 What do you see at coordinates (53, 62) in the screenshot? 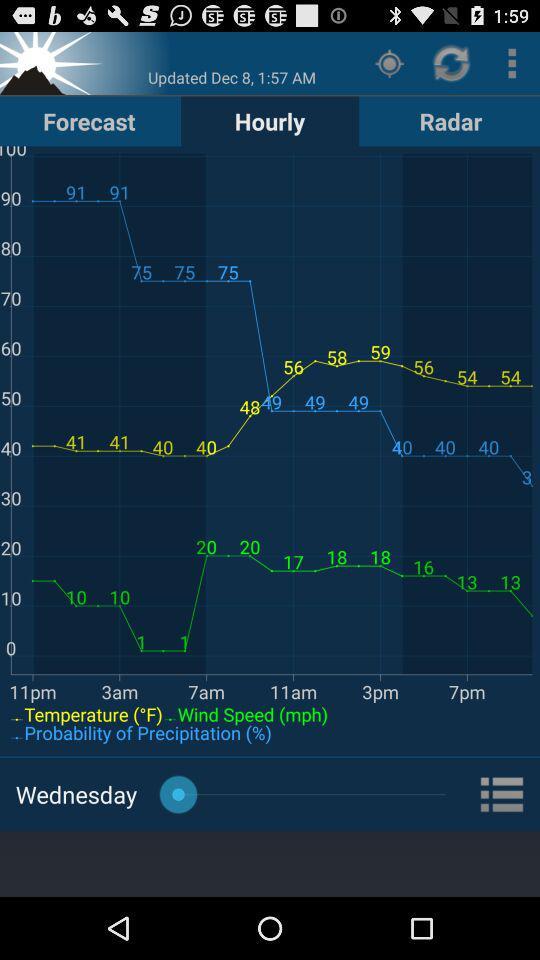
I see `home` at bounding box center [53, 62].